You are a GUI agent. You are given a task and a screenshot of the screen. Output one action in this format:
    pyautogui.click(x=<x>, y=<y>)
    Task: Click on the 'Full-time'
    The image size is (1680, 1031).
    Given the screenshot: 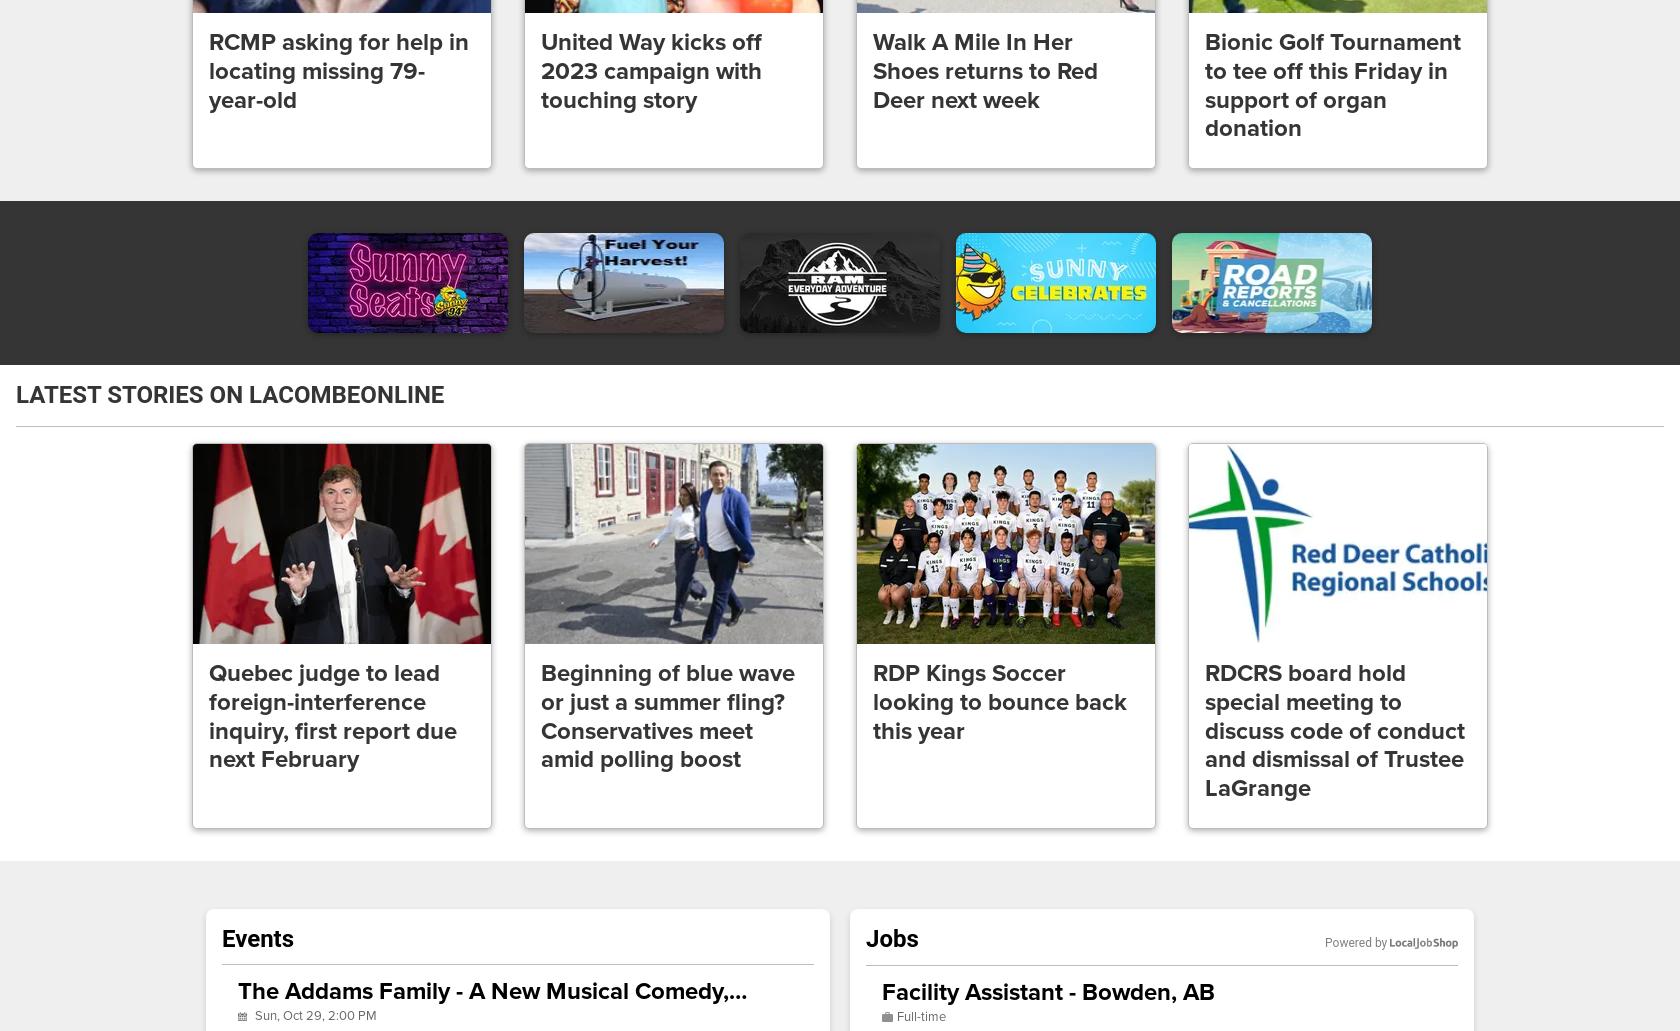 What is the action you would take?
    pyautogui.click(x=920, y=1015)
    